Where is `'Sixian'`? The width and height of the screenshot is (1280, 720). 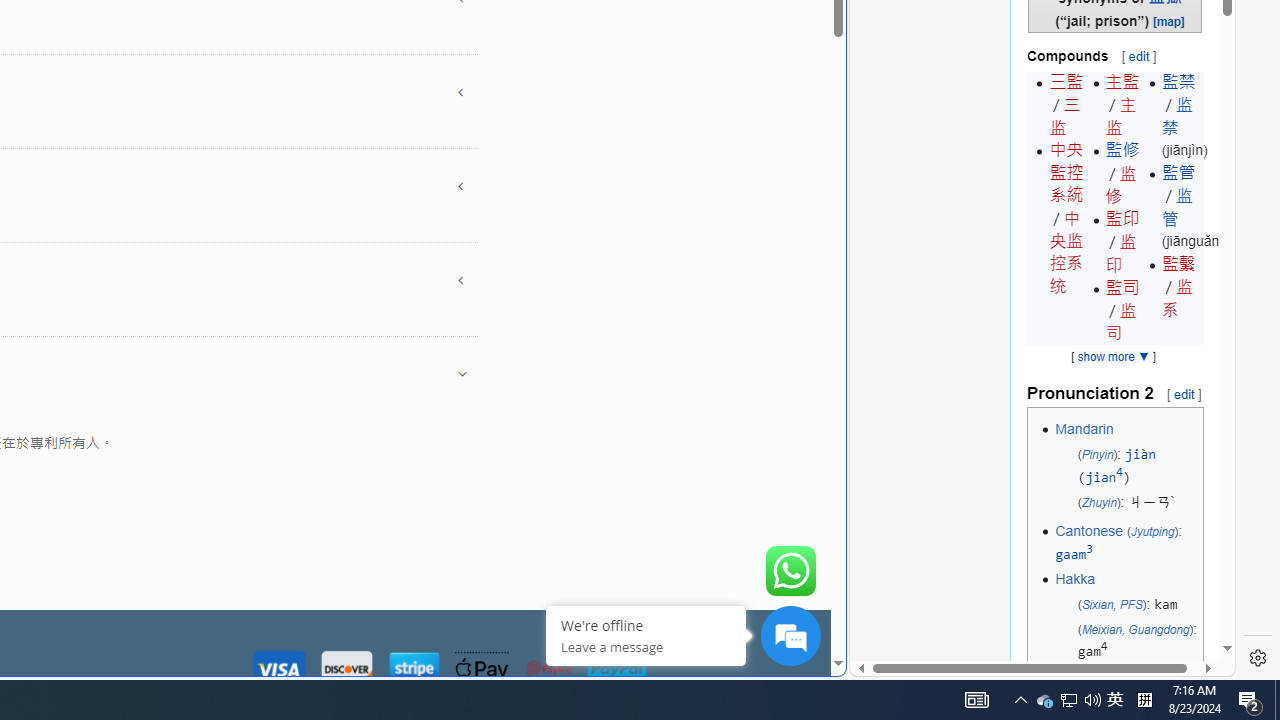 'Sixian' is located at coordinates (1096, 603).